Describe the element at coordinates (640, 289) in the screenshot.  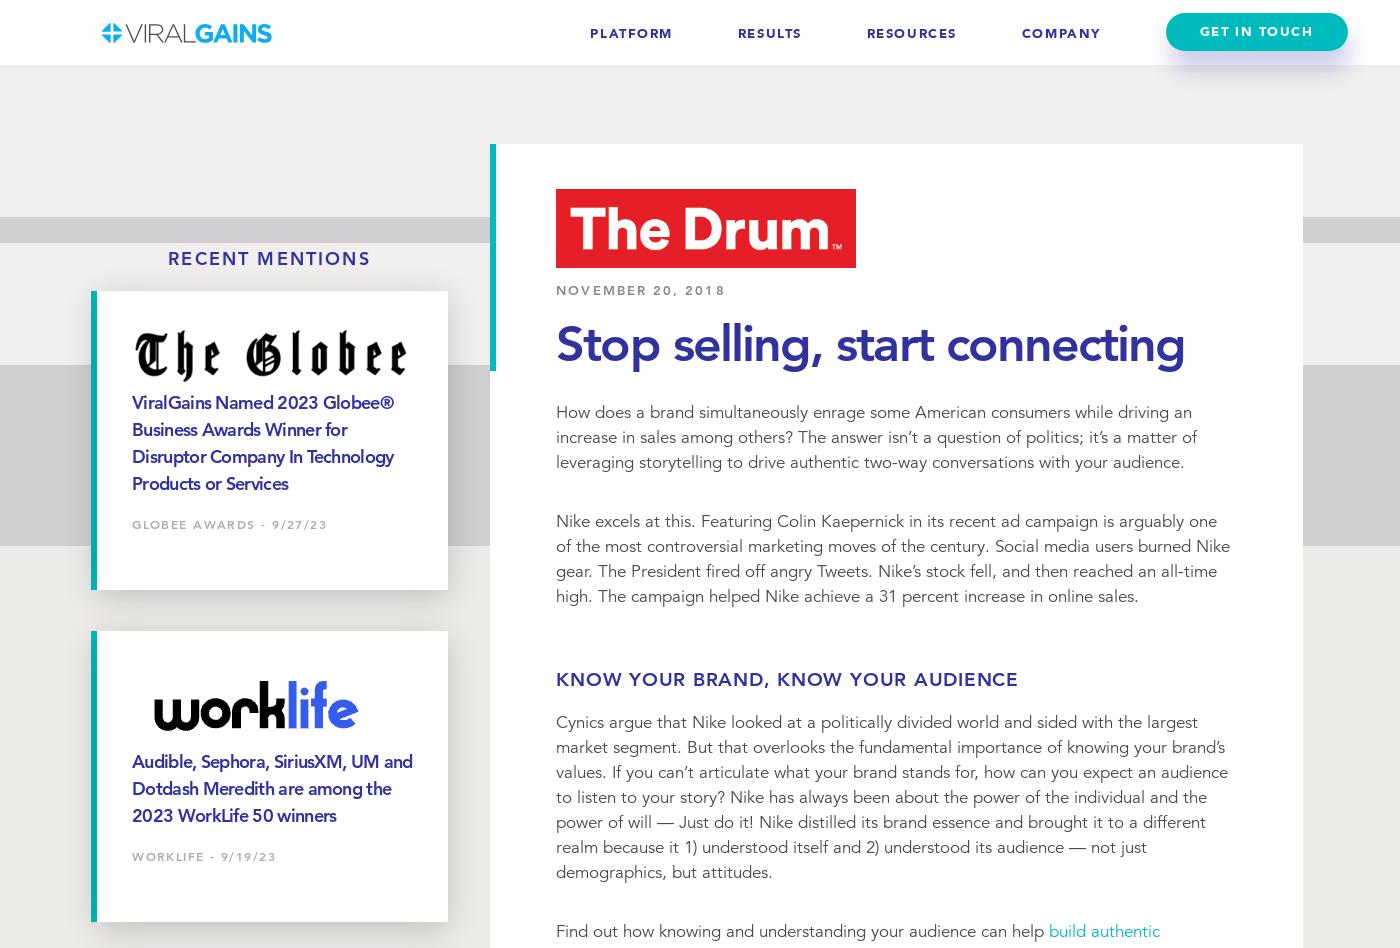
I see `'November 20, 2018'` at that location.